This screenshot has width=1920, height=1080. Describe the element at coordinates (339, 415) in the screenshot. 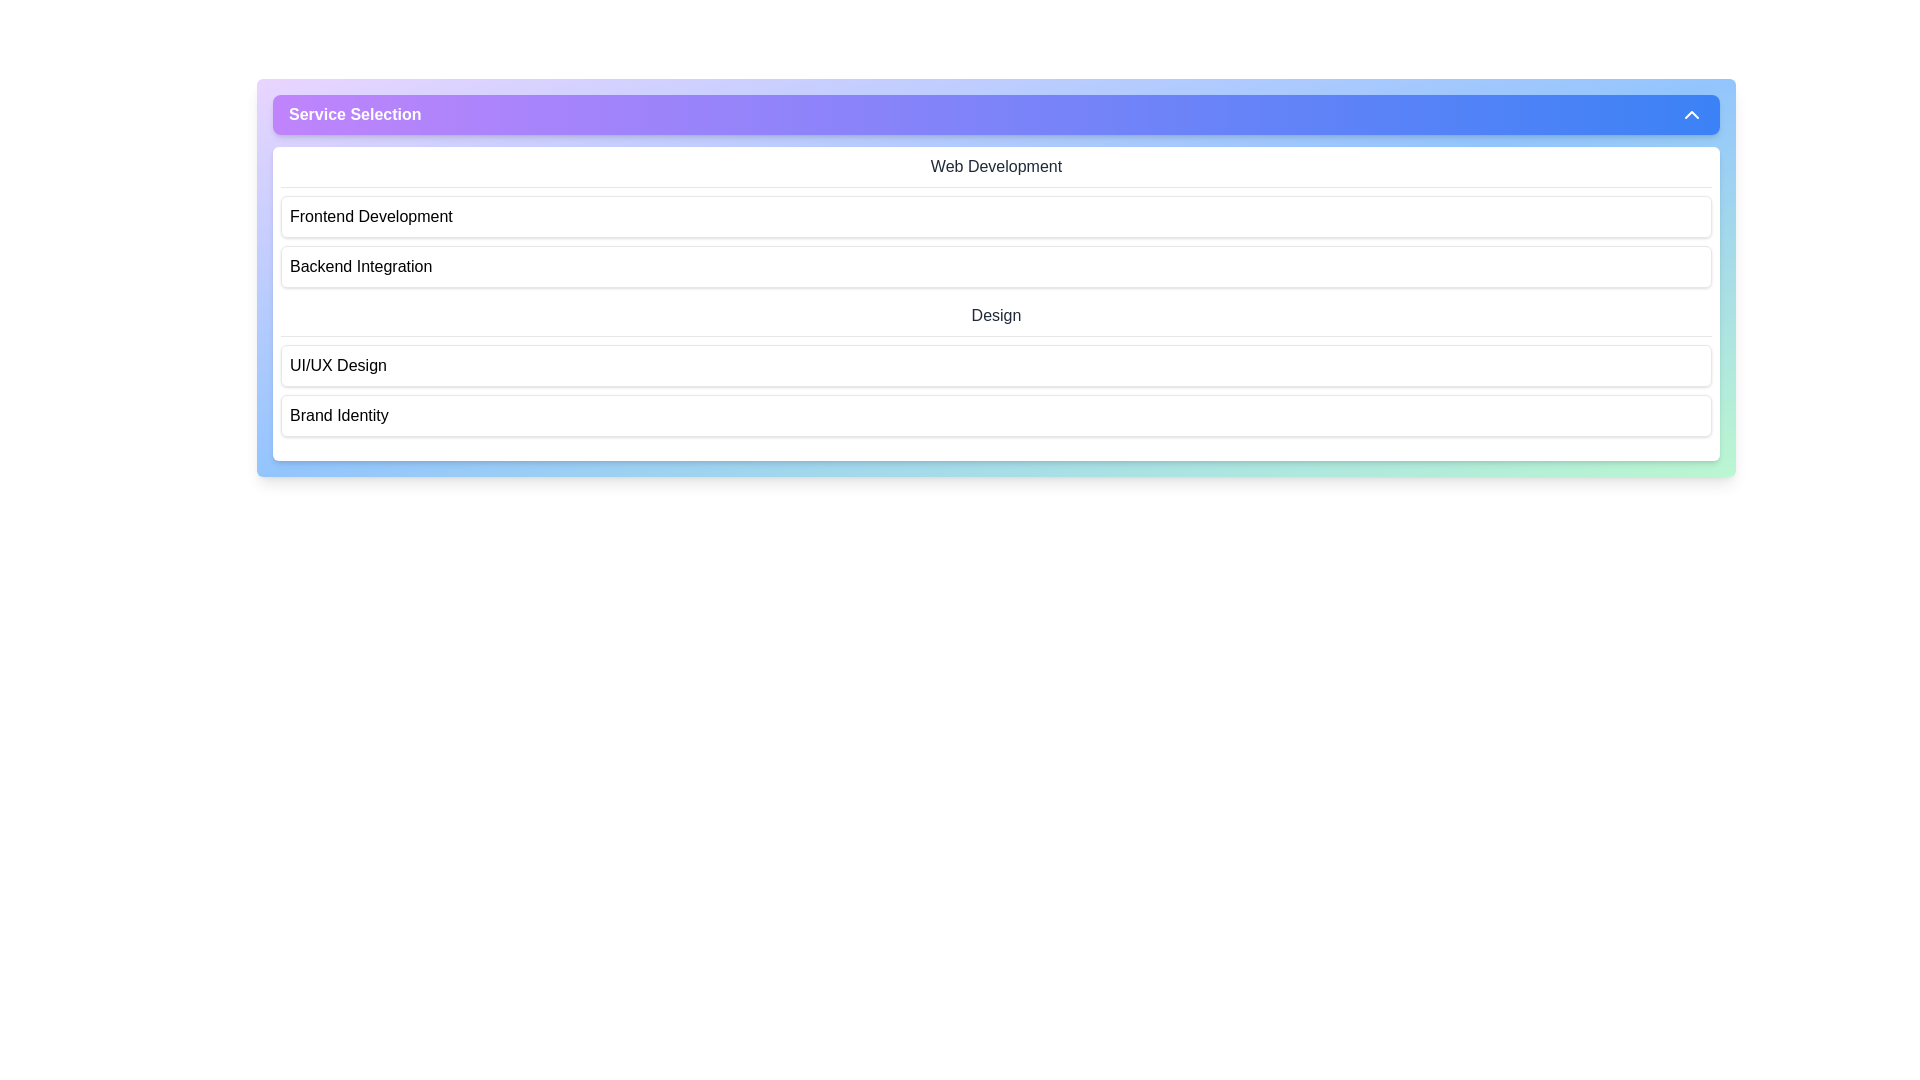

I see `the text label displaying 'Brand Identity', which is styled with a black font on a white background and appears as a clickable list item` at that location.